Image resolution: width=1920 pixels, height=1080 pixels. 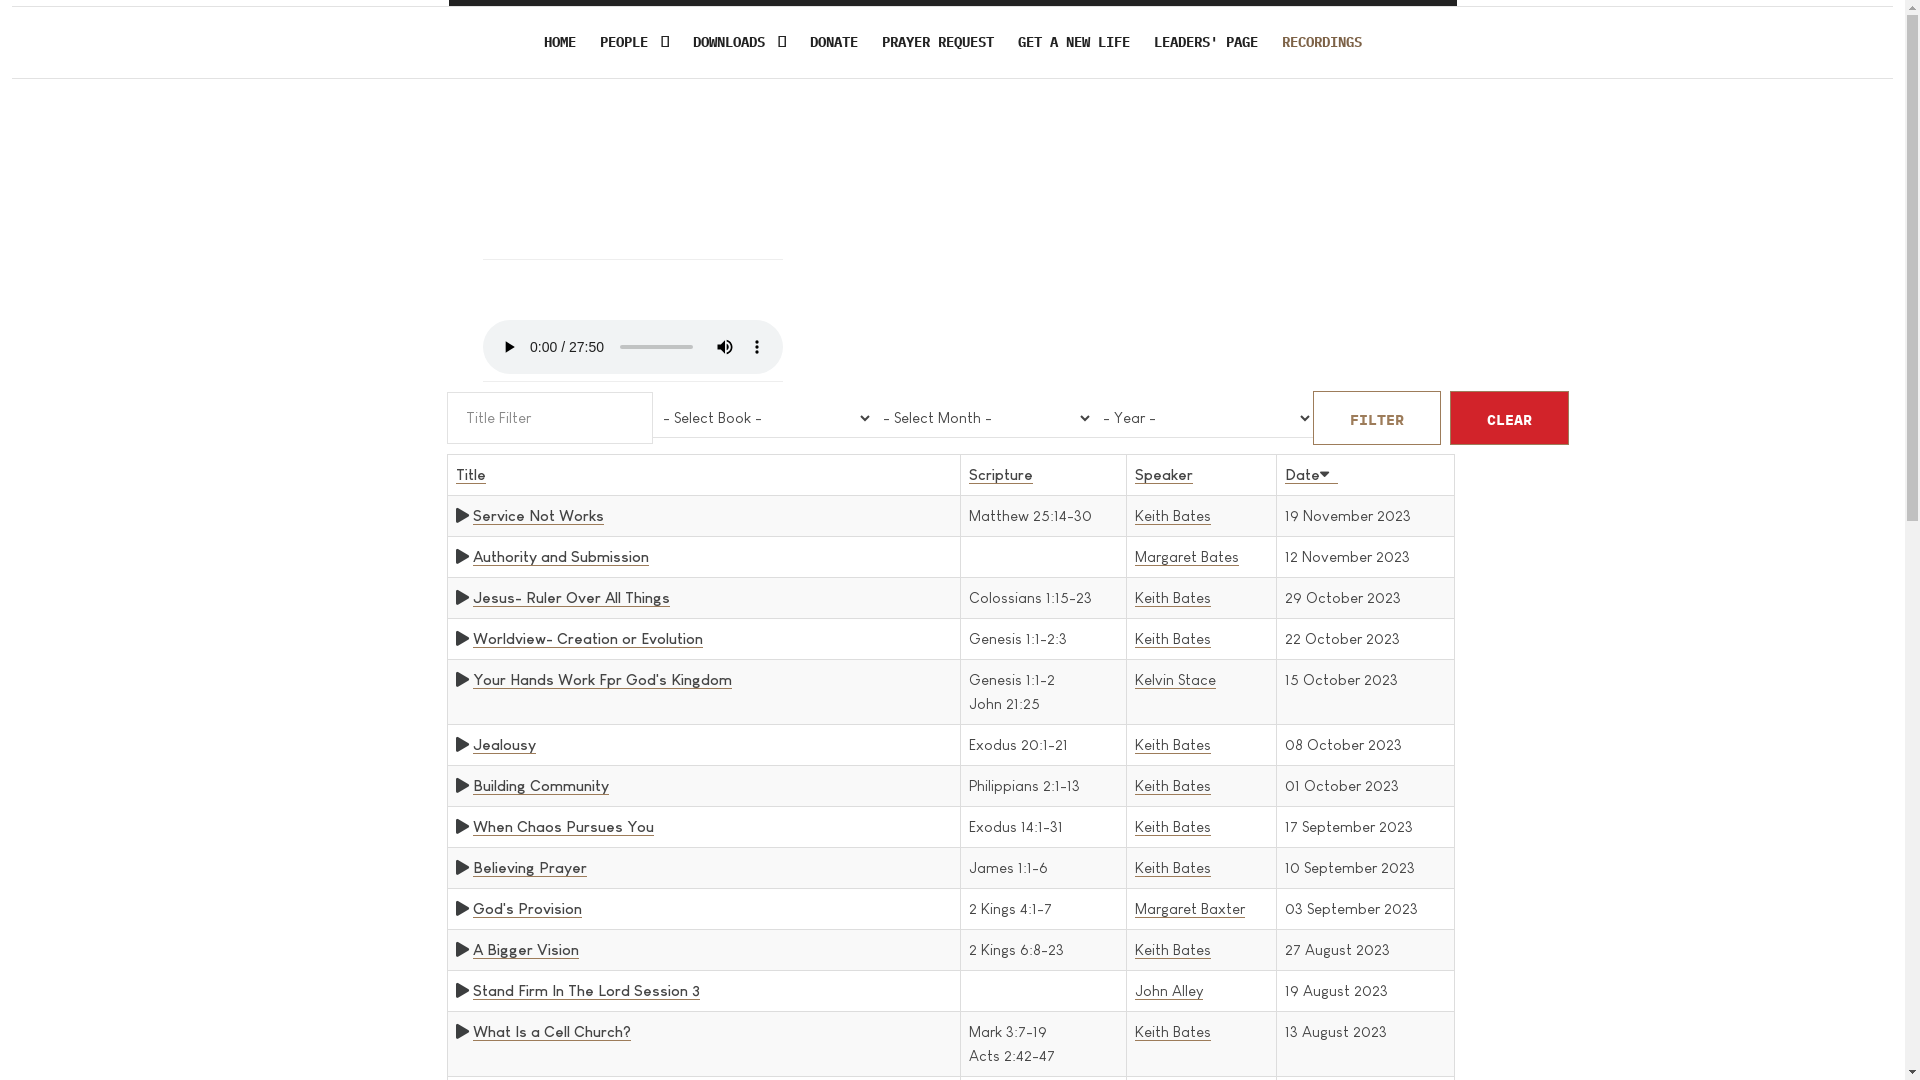 What do you see at coordinates (560, 556) in the screenshot?
I see `'Authority and Submission'` at bounding box center [560, 556].